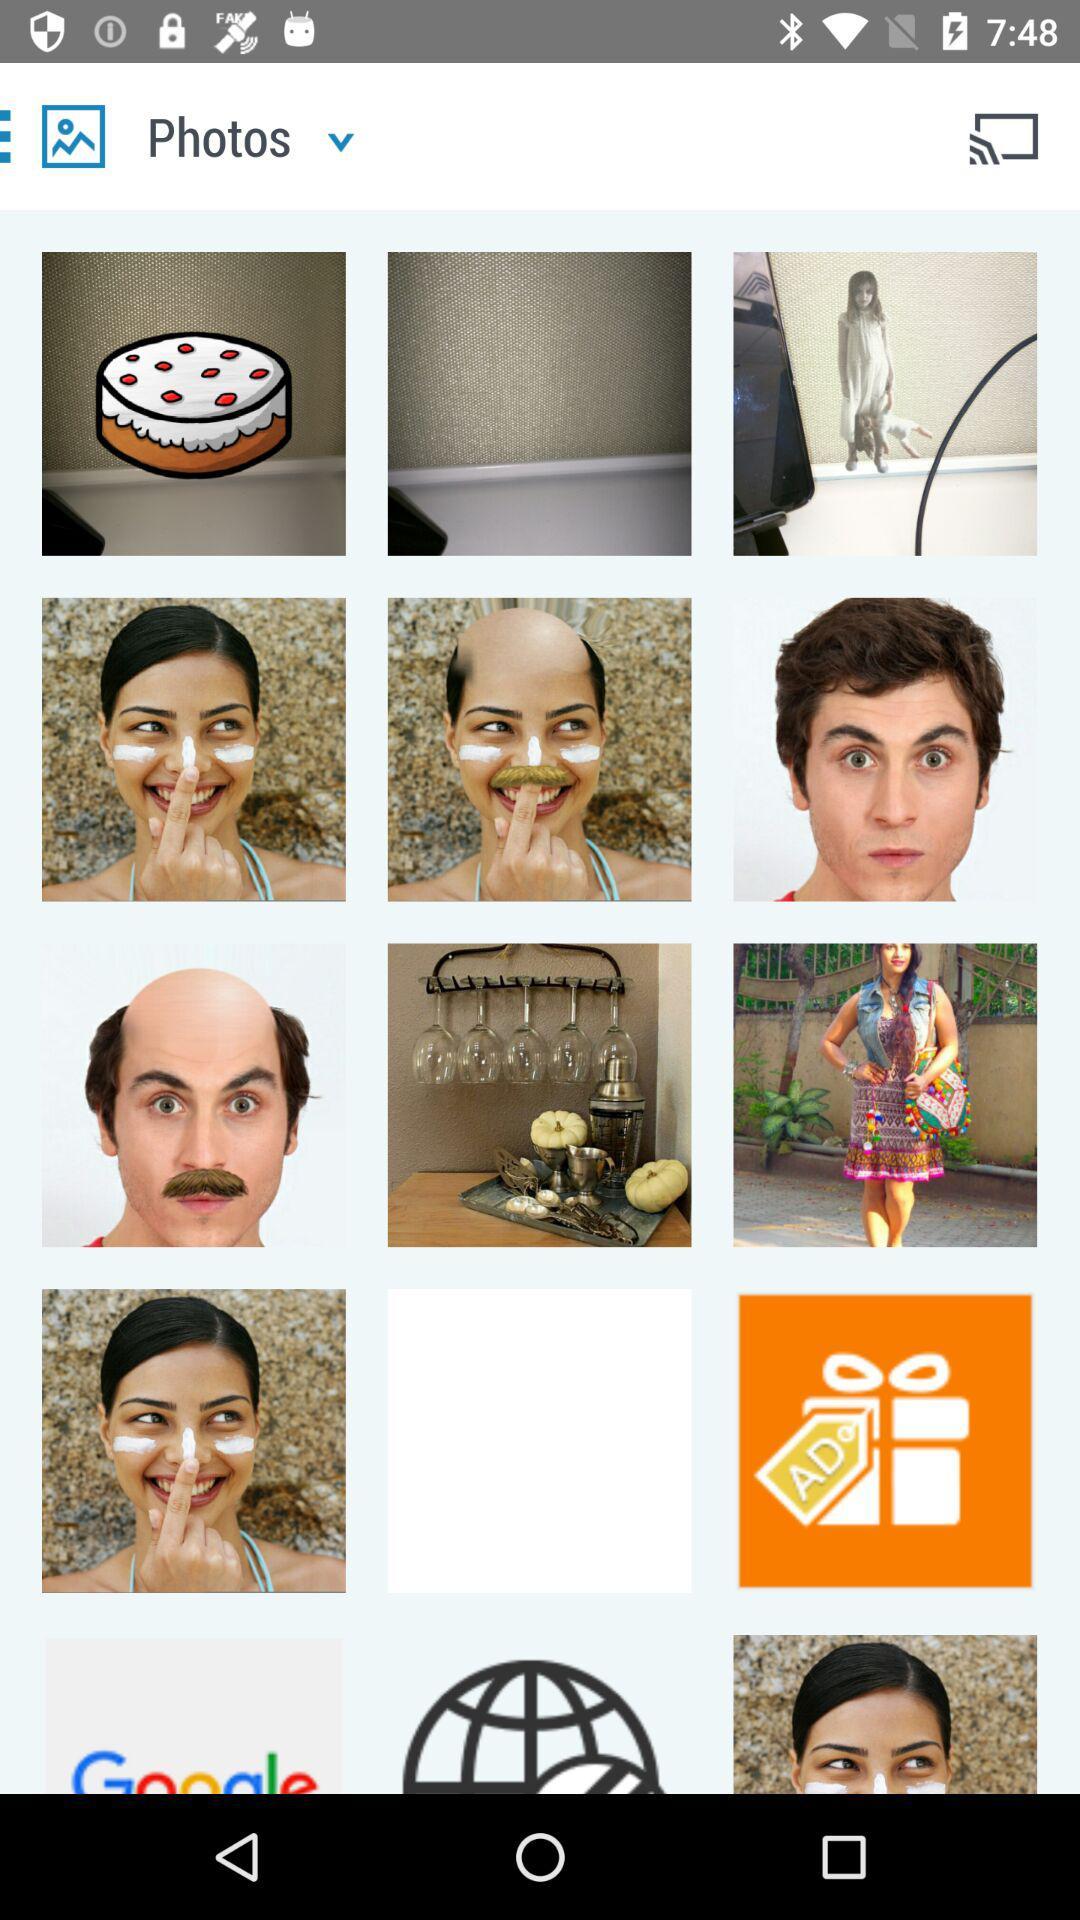 The image size is (1080, 1920). Describe the element at coordinates (1006, 135) in the screenshot. I see `wifi user` at that location.